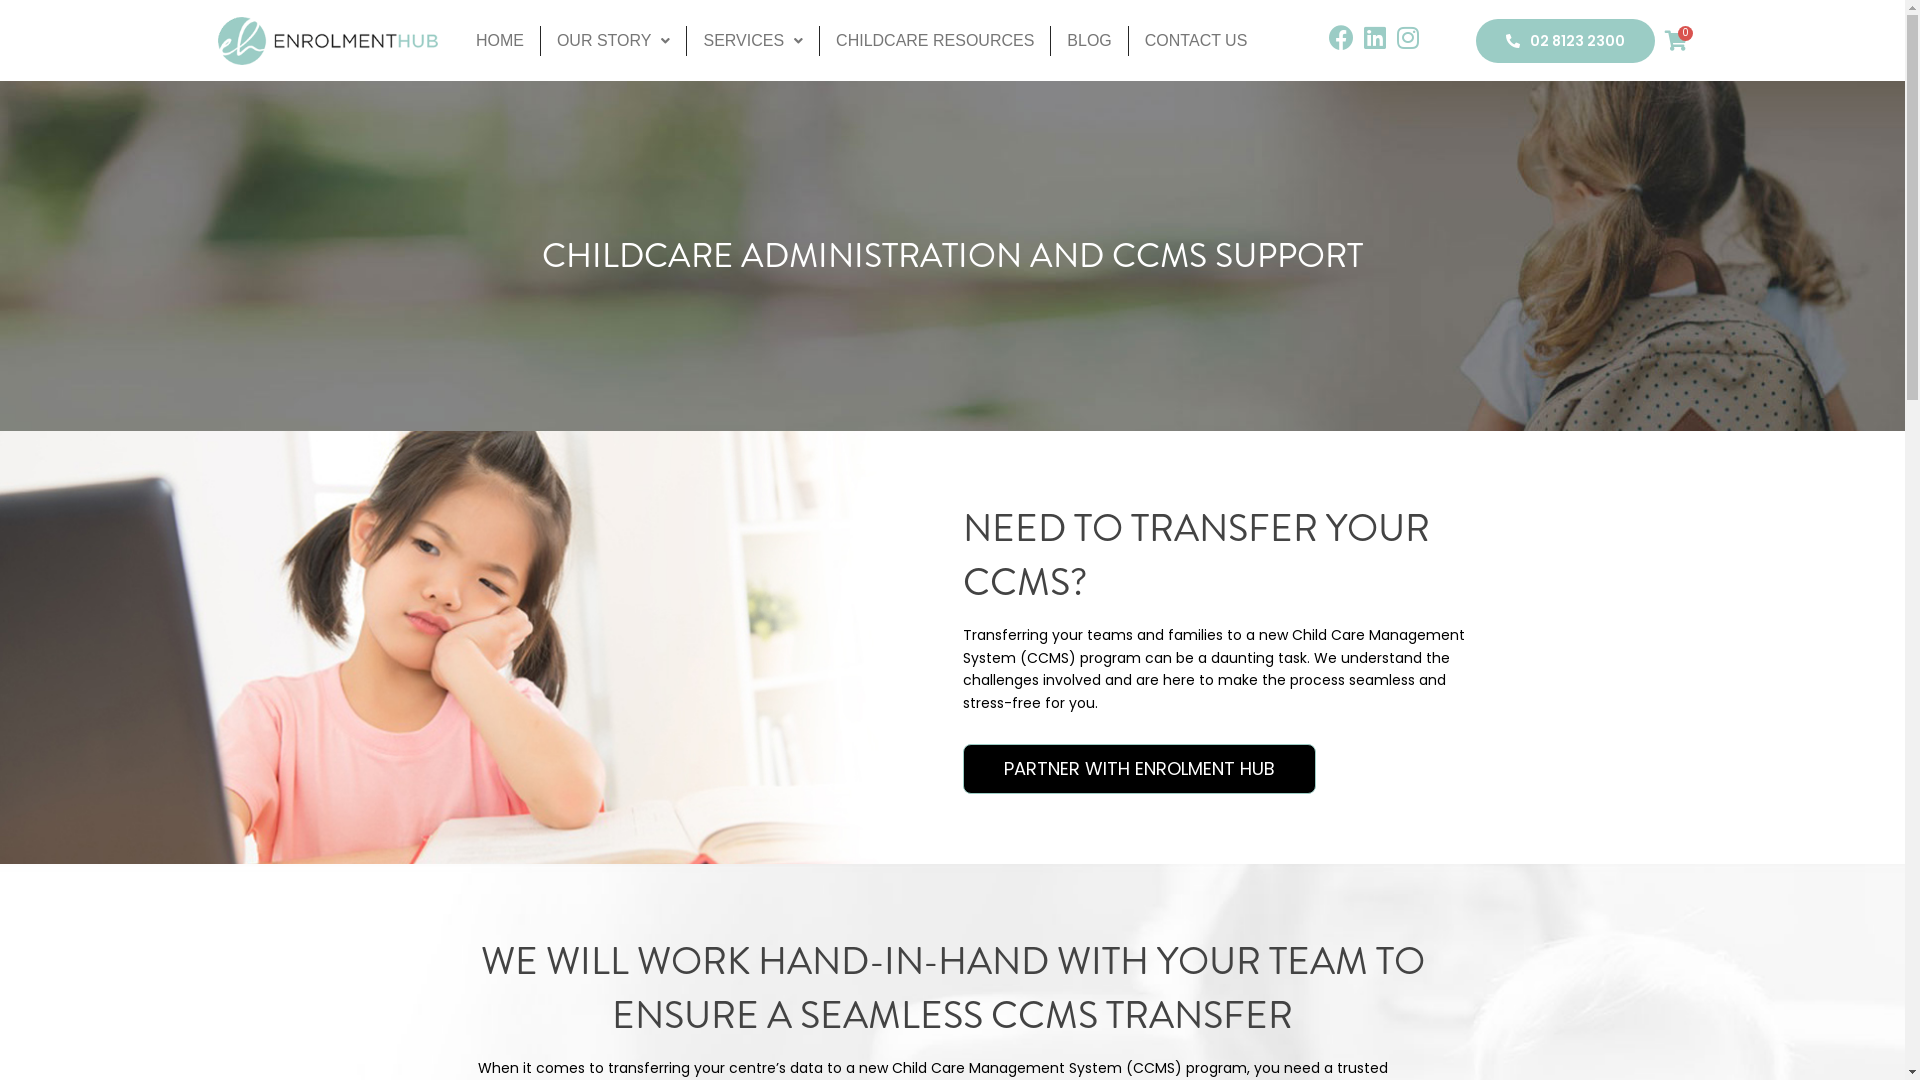 Image resolution: width=1920 pixels, height=1080 pixels. Describe the element at coordinates (1564, 41) in the screenshot. I see `'02 8123 2300'` at that location.